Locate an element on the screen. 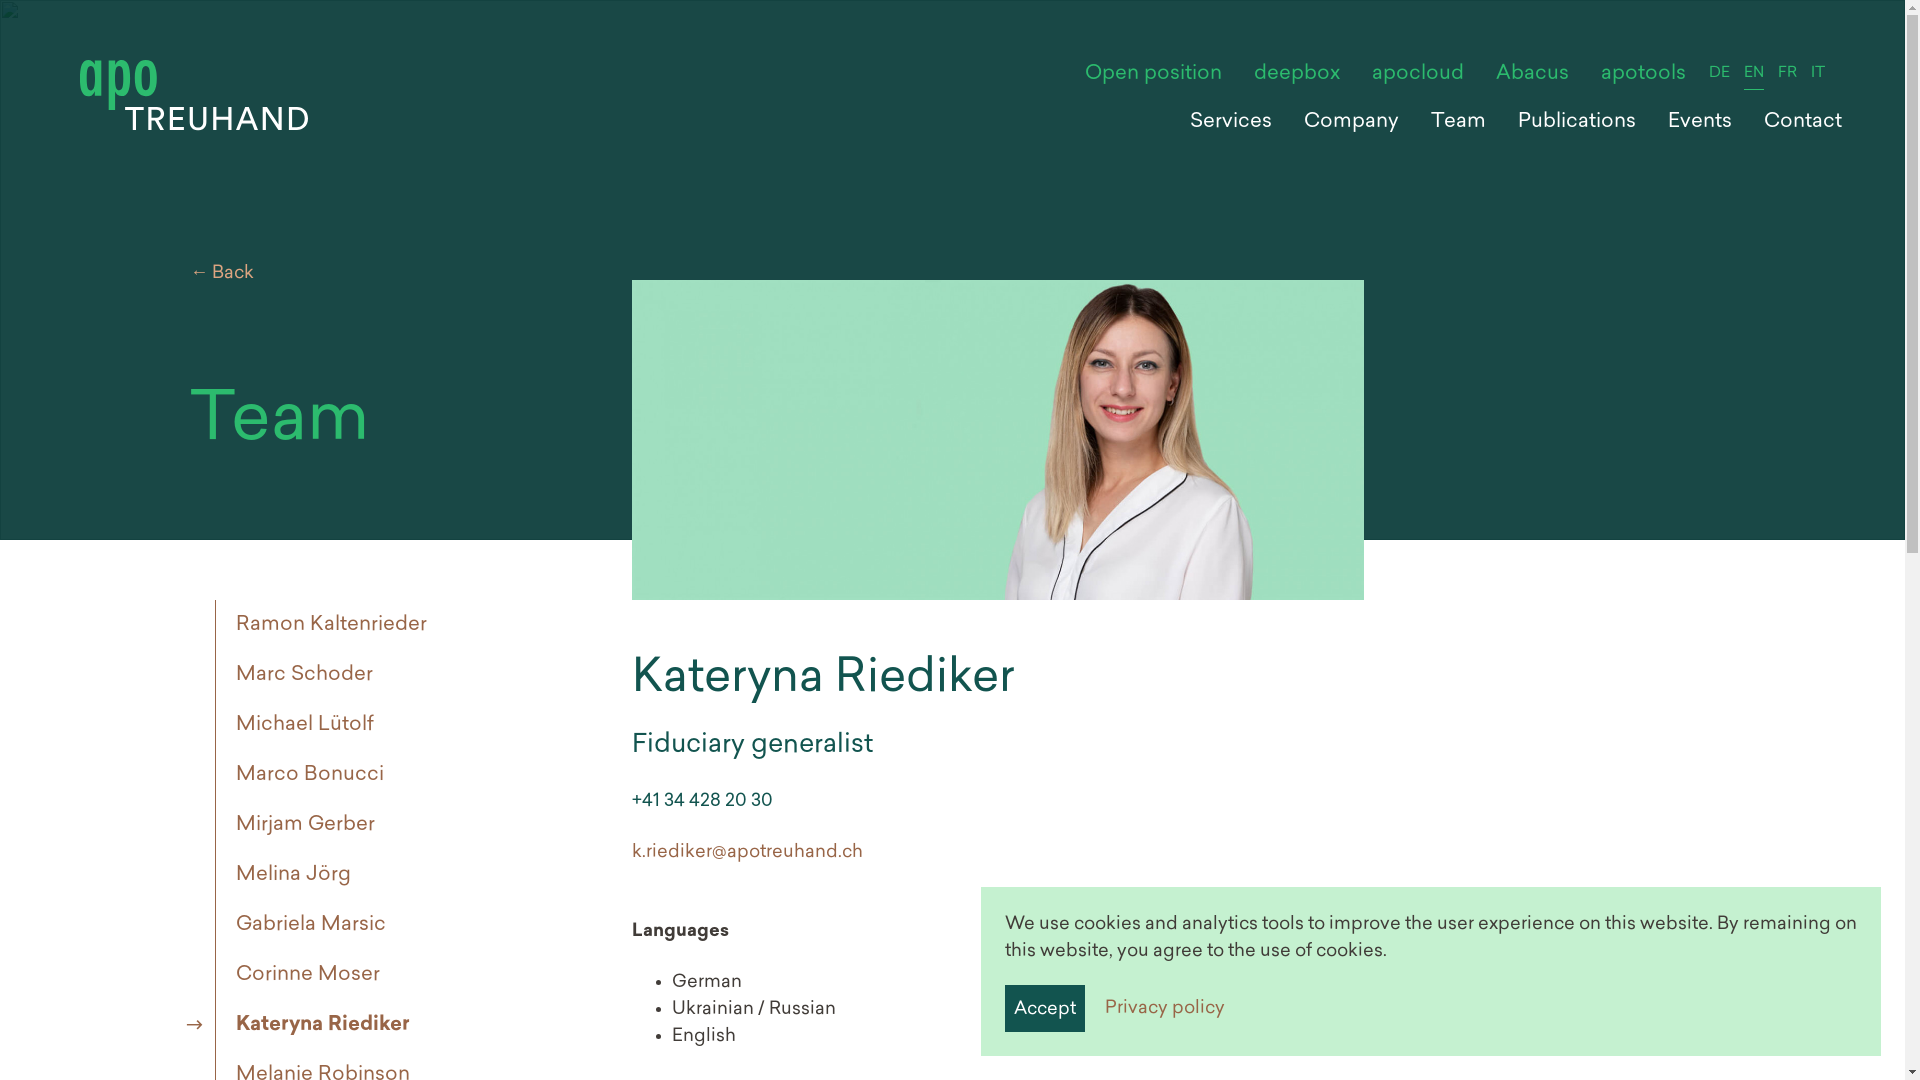  'Mirjam Gerber' is located at coordinates (215, 825).